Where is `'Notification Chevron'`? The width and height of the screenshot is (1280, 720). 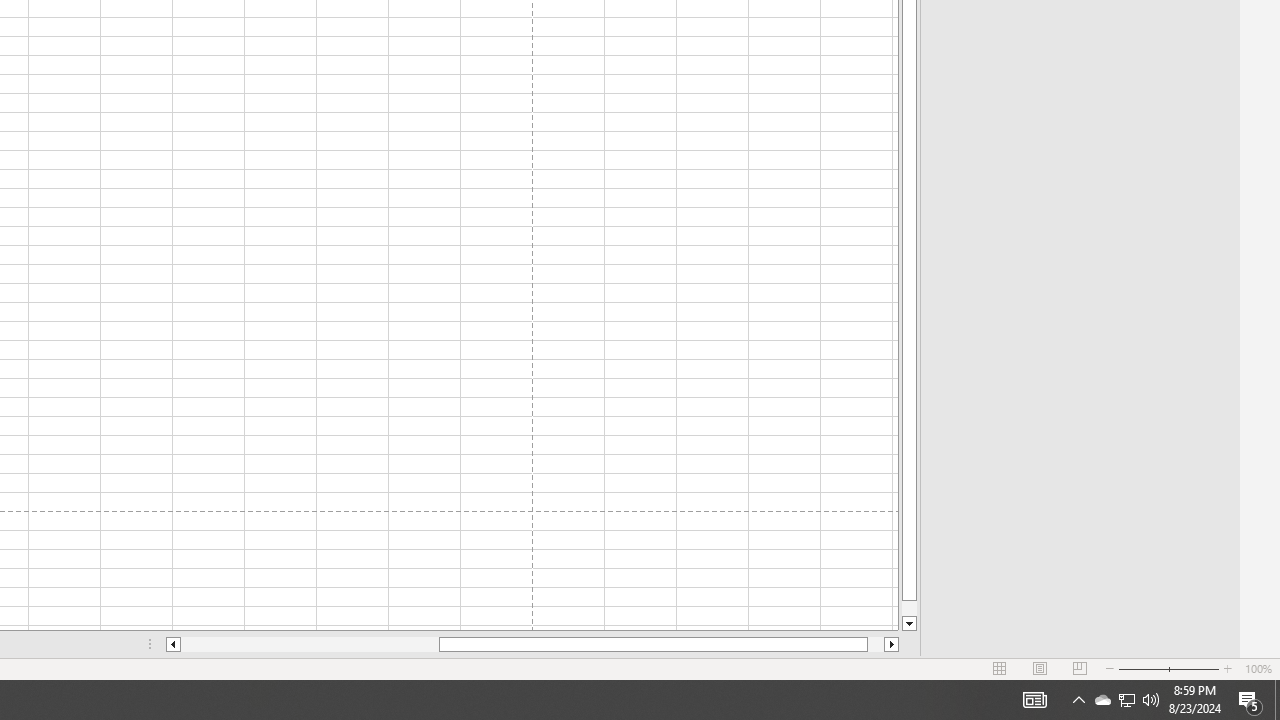
'Notification Chevron' is located at coordinates (1101, 698).